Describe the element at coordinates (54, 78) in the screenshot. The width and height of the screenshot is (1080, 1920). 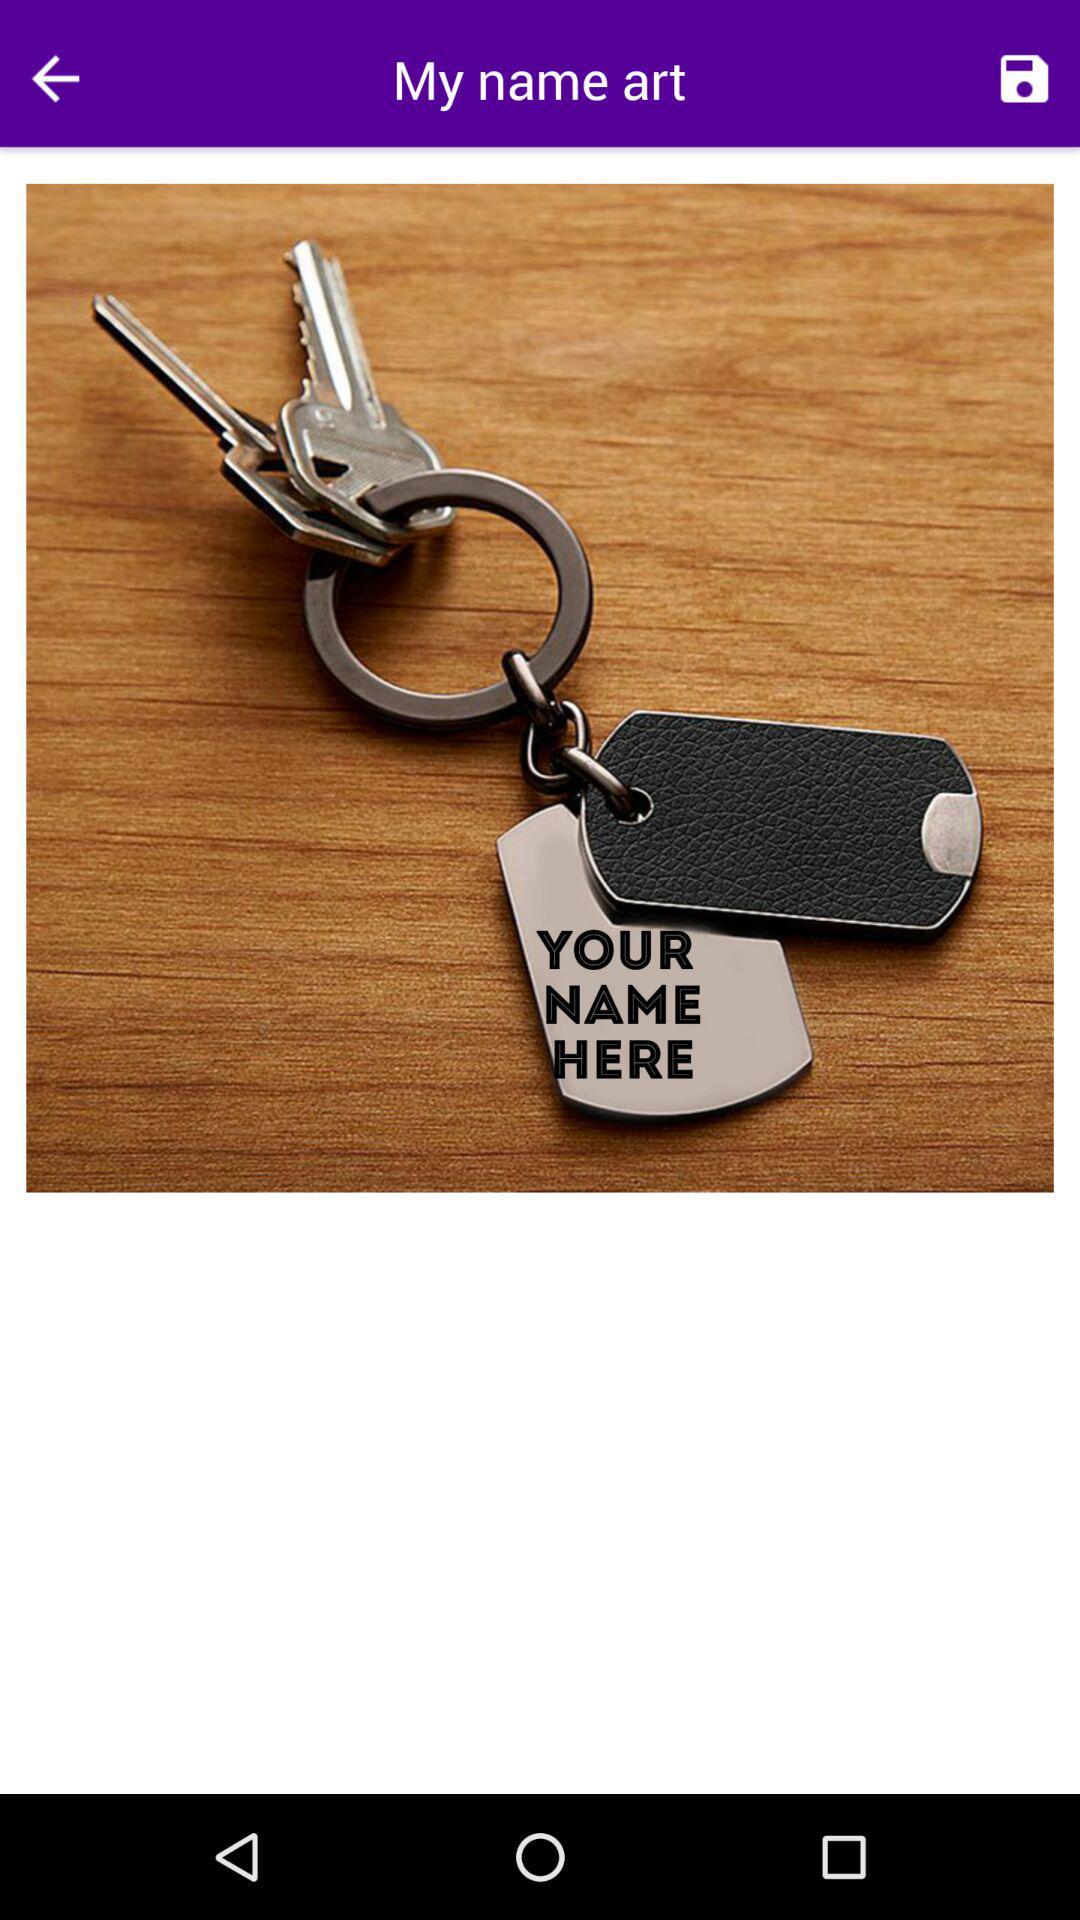
I see `item to the left of the my name art item` at that location.